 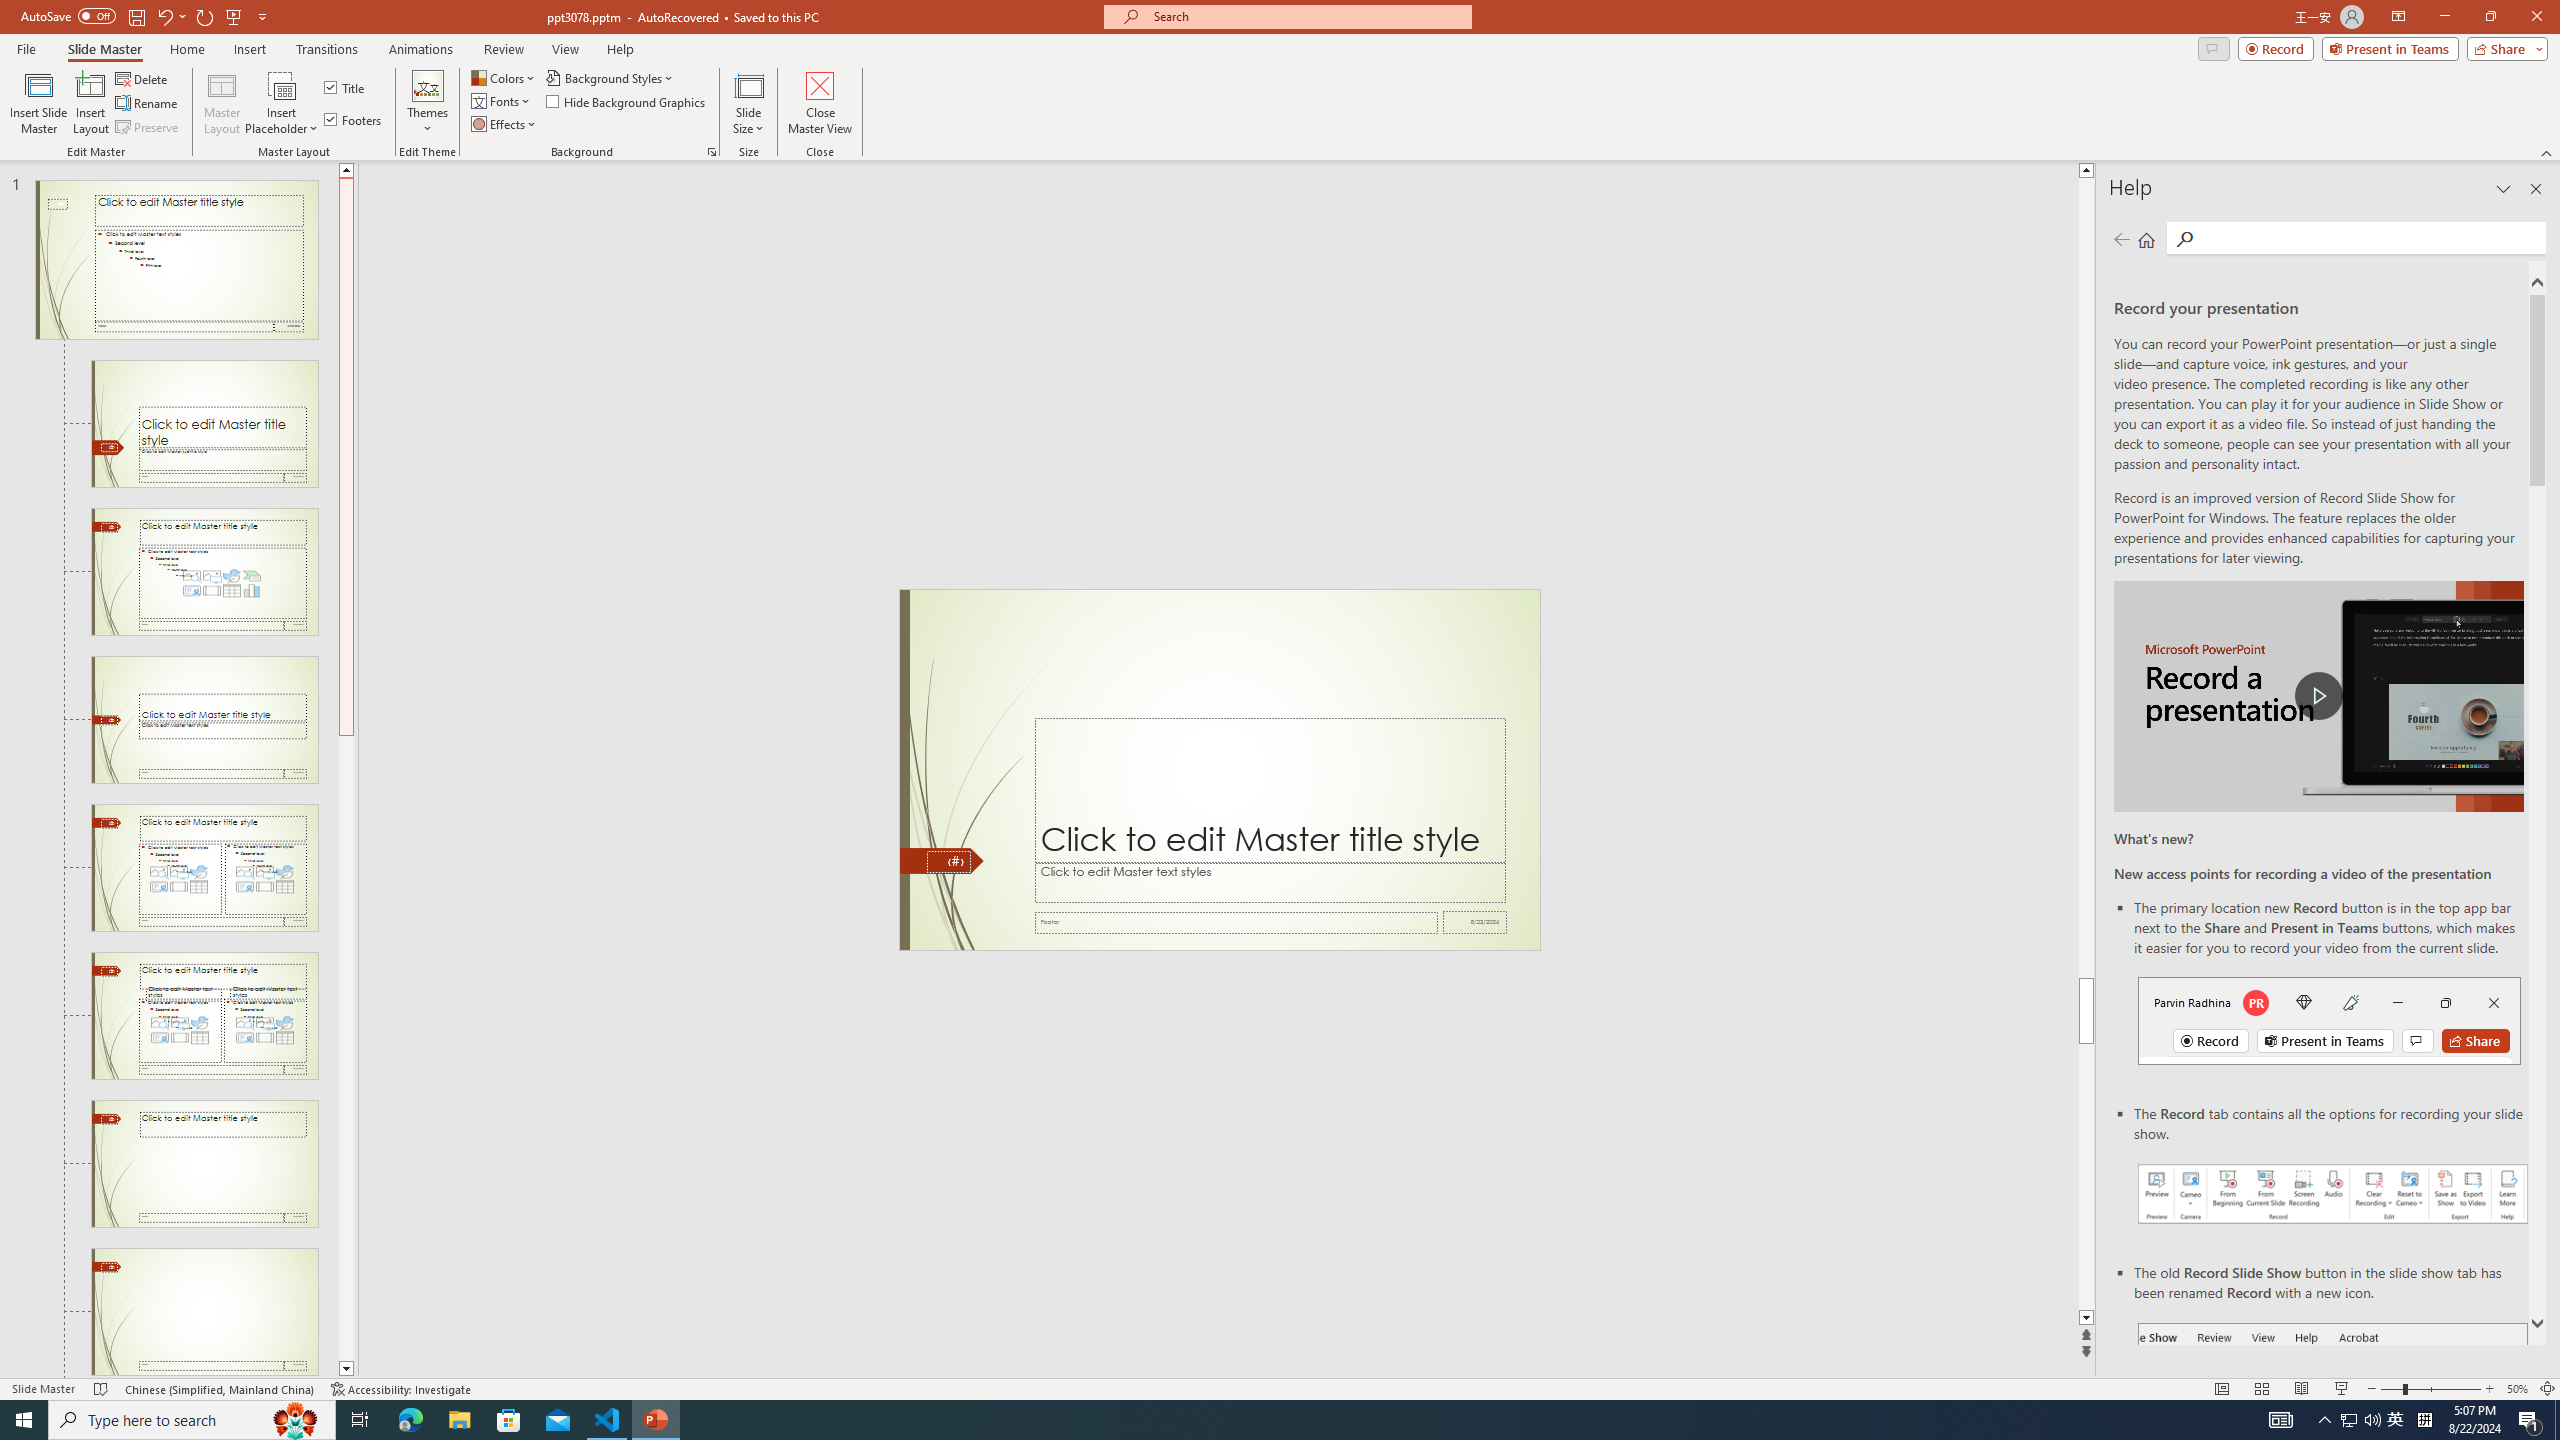 What do you see at coordinates (1475, 922) in the screenshot?
I see `'Date'` at bounding box center [1475, 922].